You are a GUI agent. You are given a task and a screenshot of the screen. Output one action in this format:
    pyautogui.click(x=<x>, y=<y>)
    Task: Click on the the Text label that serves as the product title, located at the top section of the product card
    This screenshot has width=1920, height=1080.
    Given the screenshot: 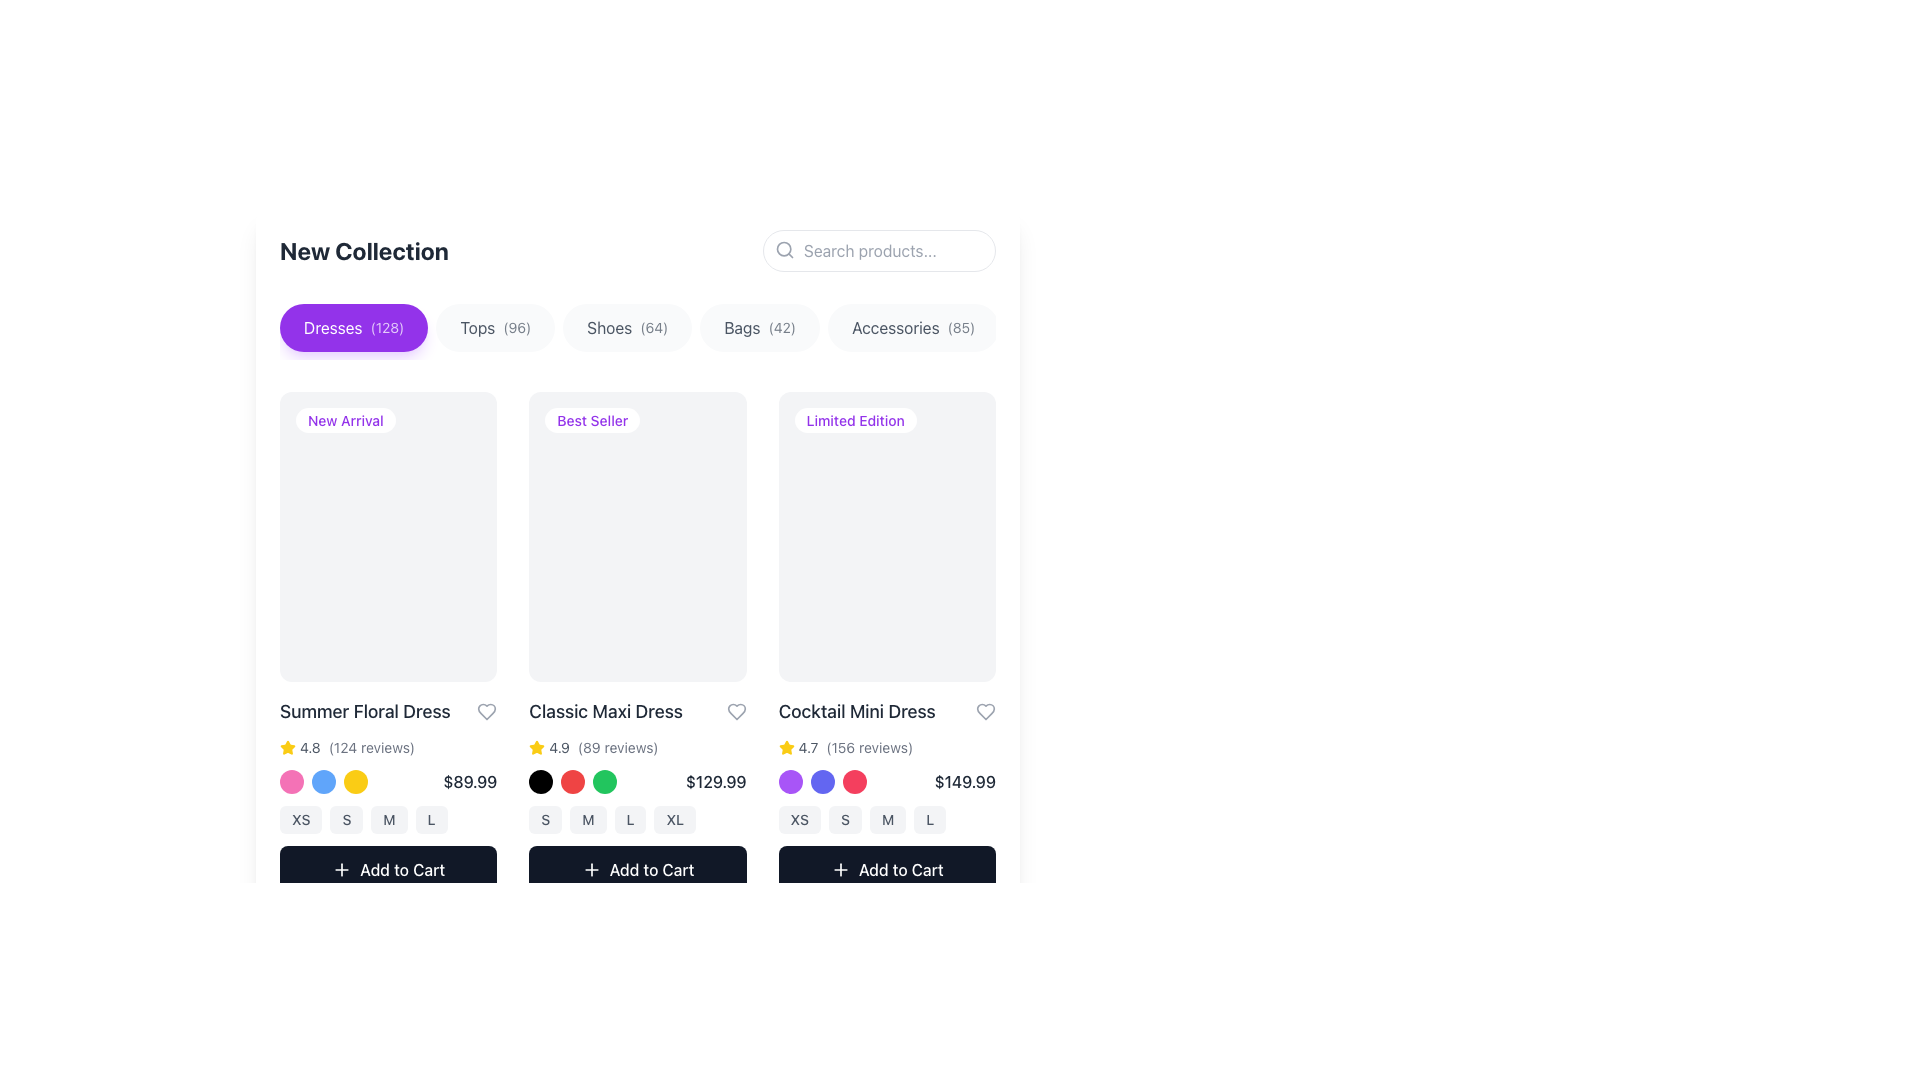 What is the action you would take?
    pyautogui.click(x=886, y=710)
    